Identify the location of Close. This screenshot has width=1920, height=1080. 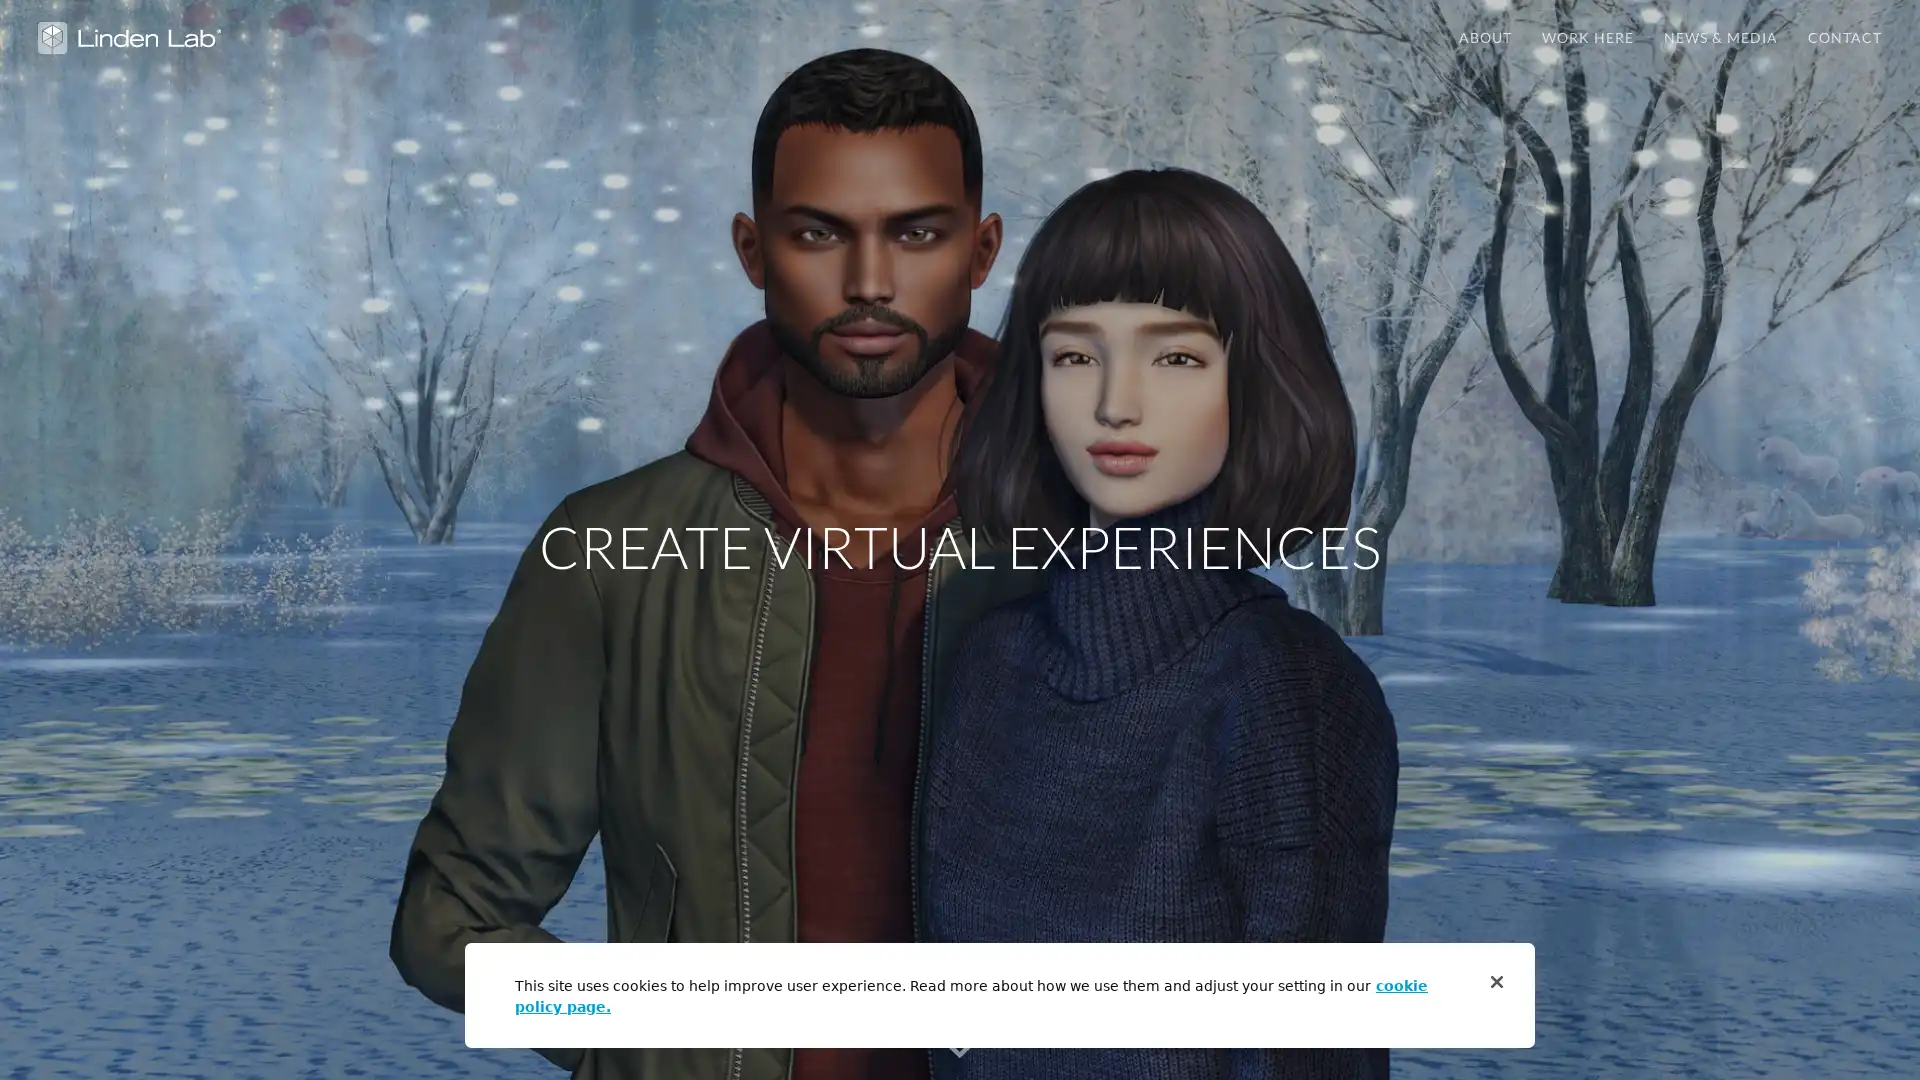
(1497, 981).